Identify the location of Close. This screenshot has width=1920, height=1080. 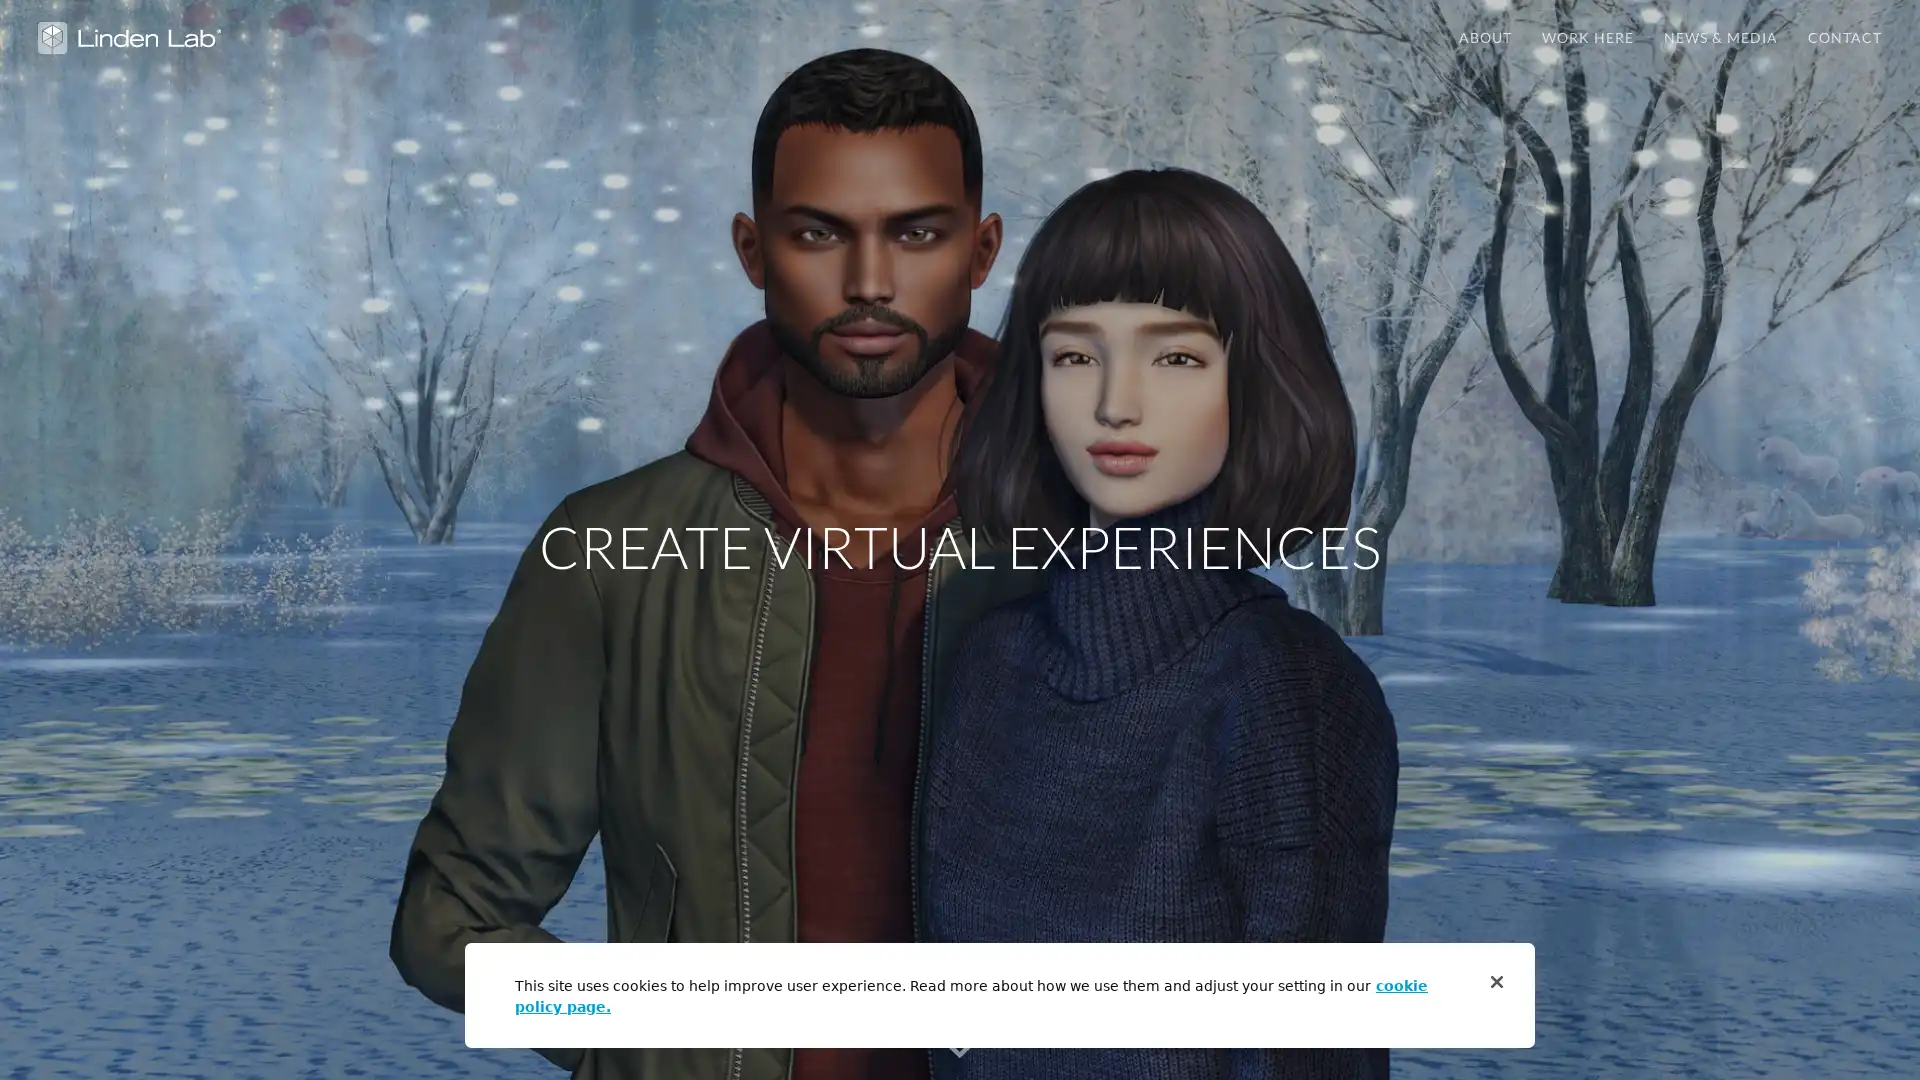
(1497, 981).